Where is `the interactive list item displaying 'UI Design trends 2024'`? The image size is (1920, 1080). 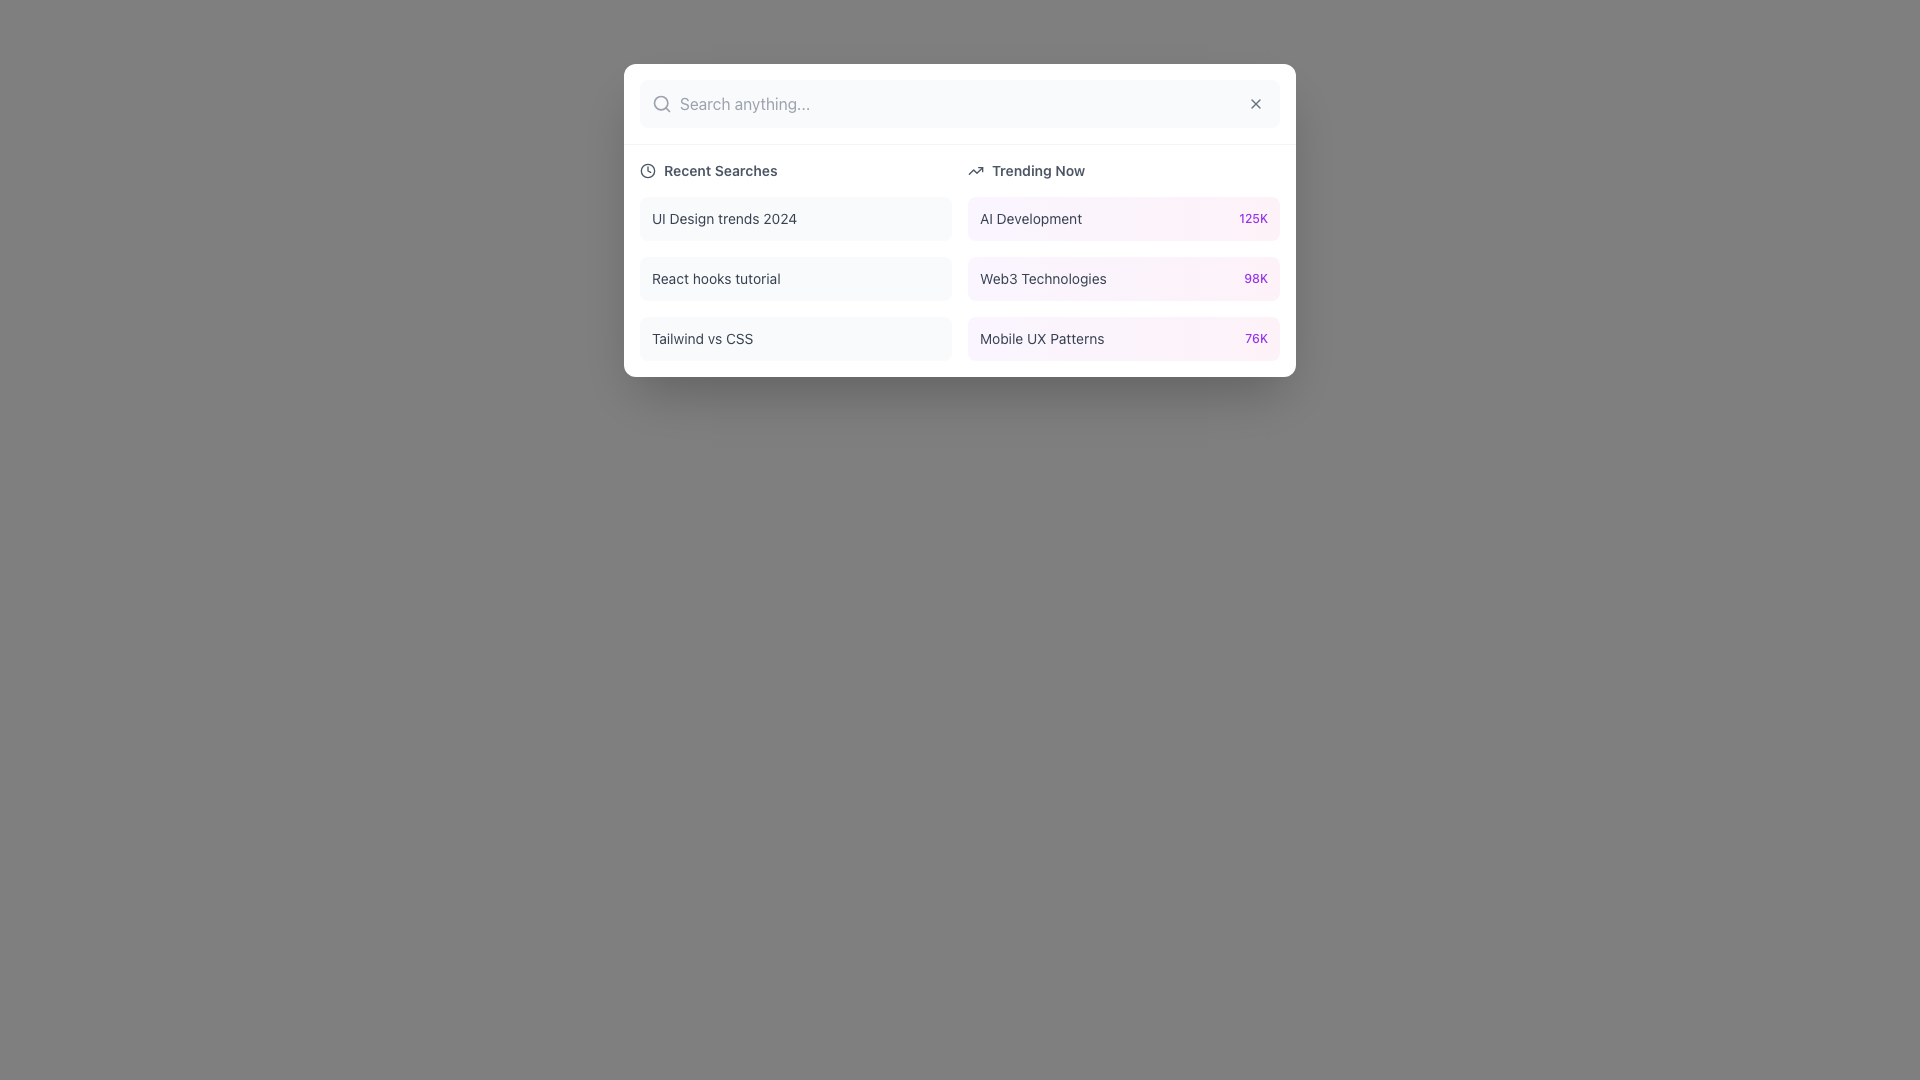
the interactive list item displaying 'UI Design trends 2024' is located at coordinates (795, 219).